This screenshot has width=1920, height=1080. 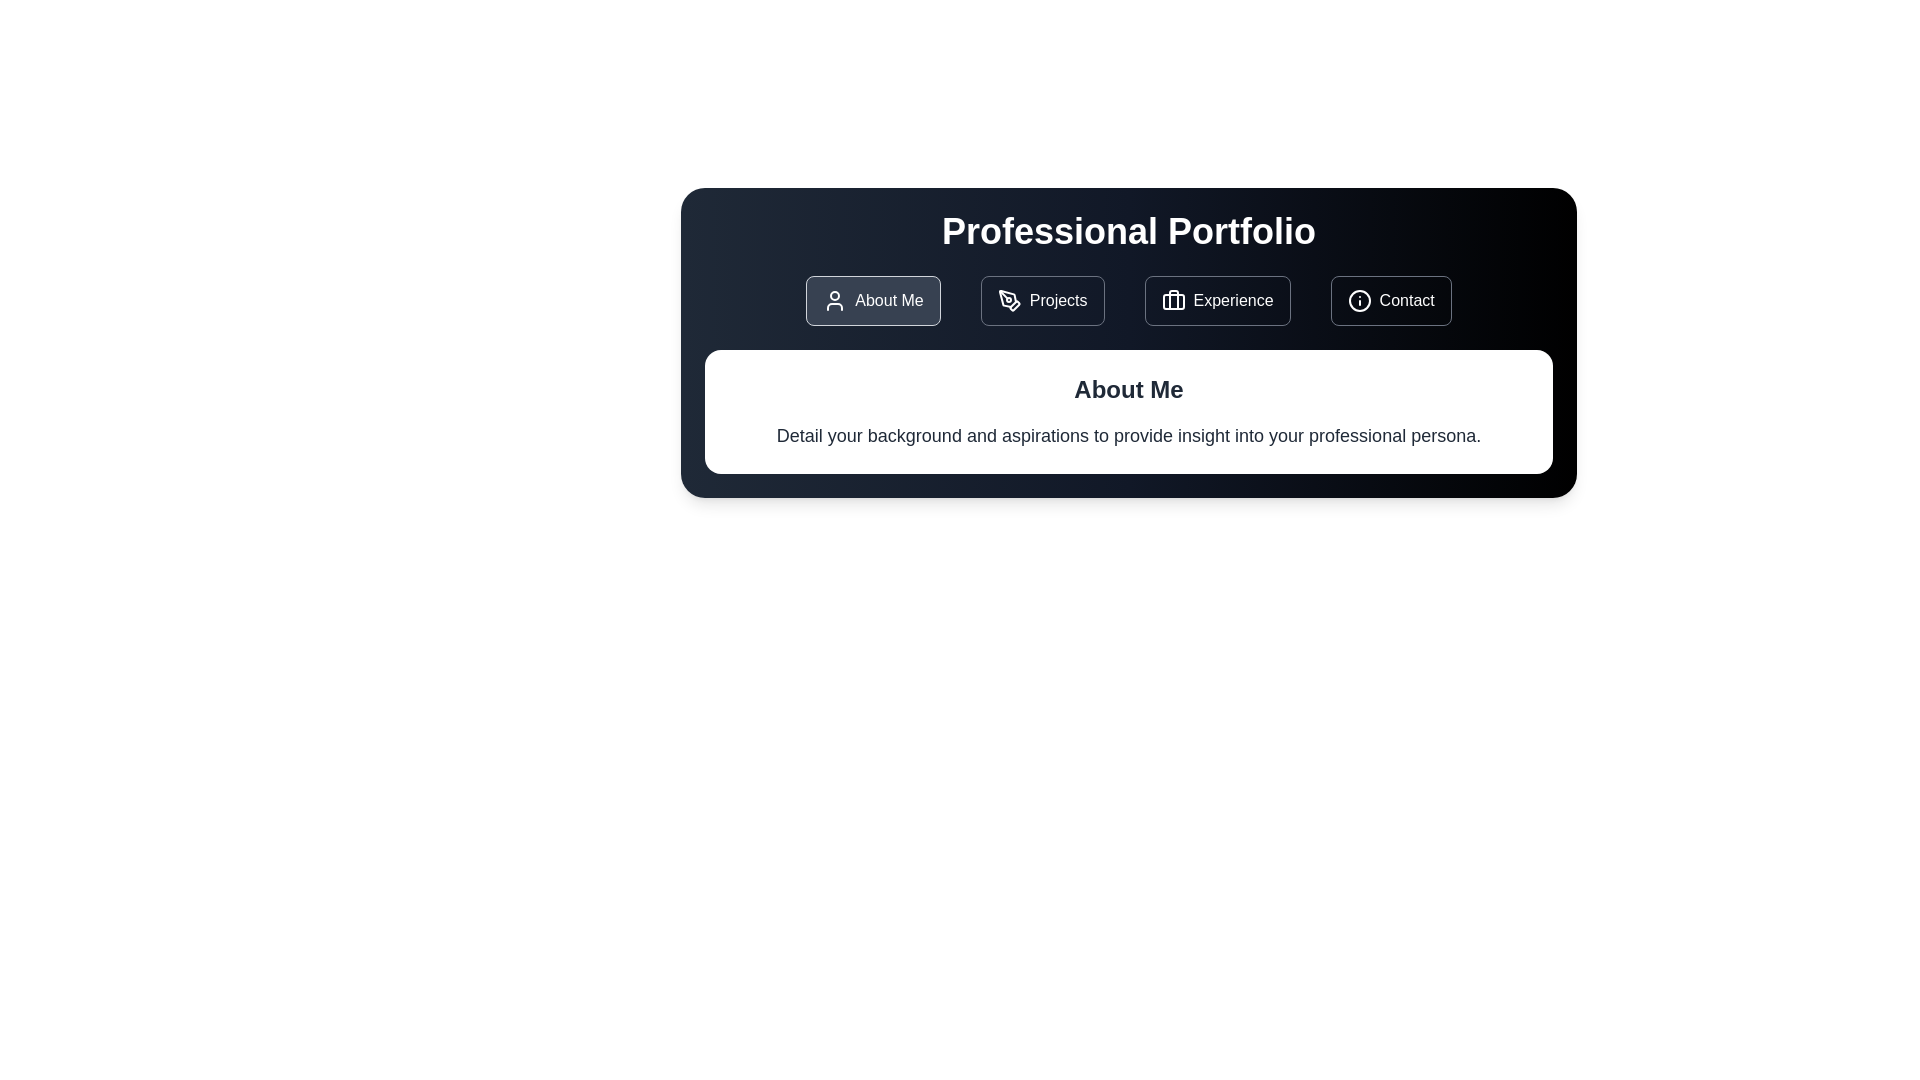 I want to click on the SVG Circle that represents the 'Contact' option, located in the upper-right corner of the main navigation bar, so click(x=1359, y=300).